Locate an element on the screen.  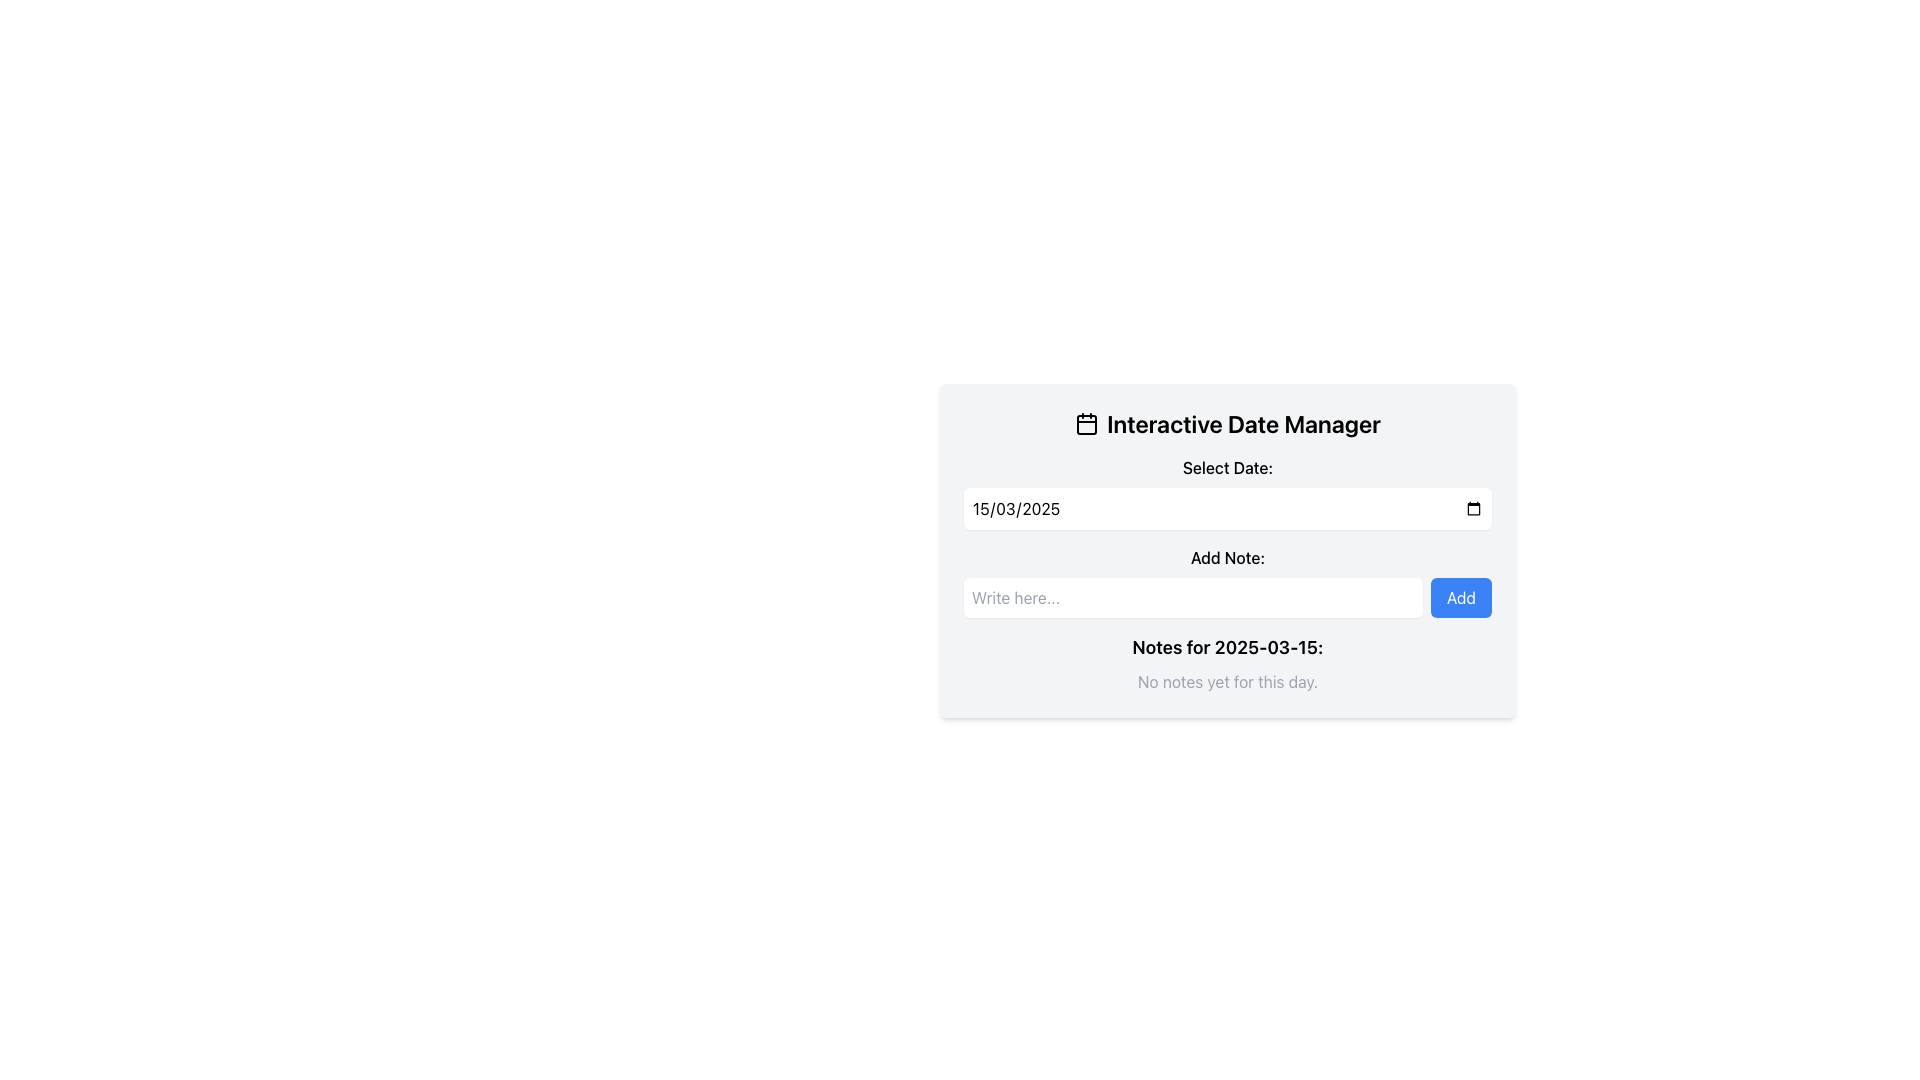
a date using the calendar icon in the date input field of the 'Interactive Date Manager' section is located at coordinates (1227, 493).